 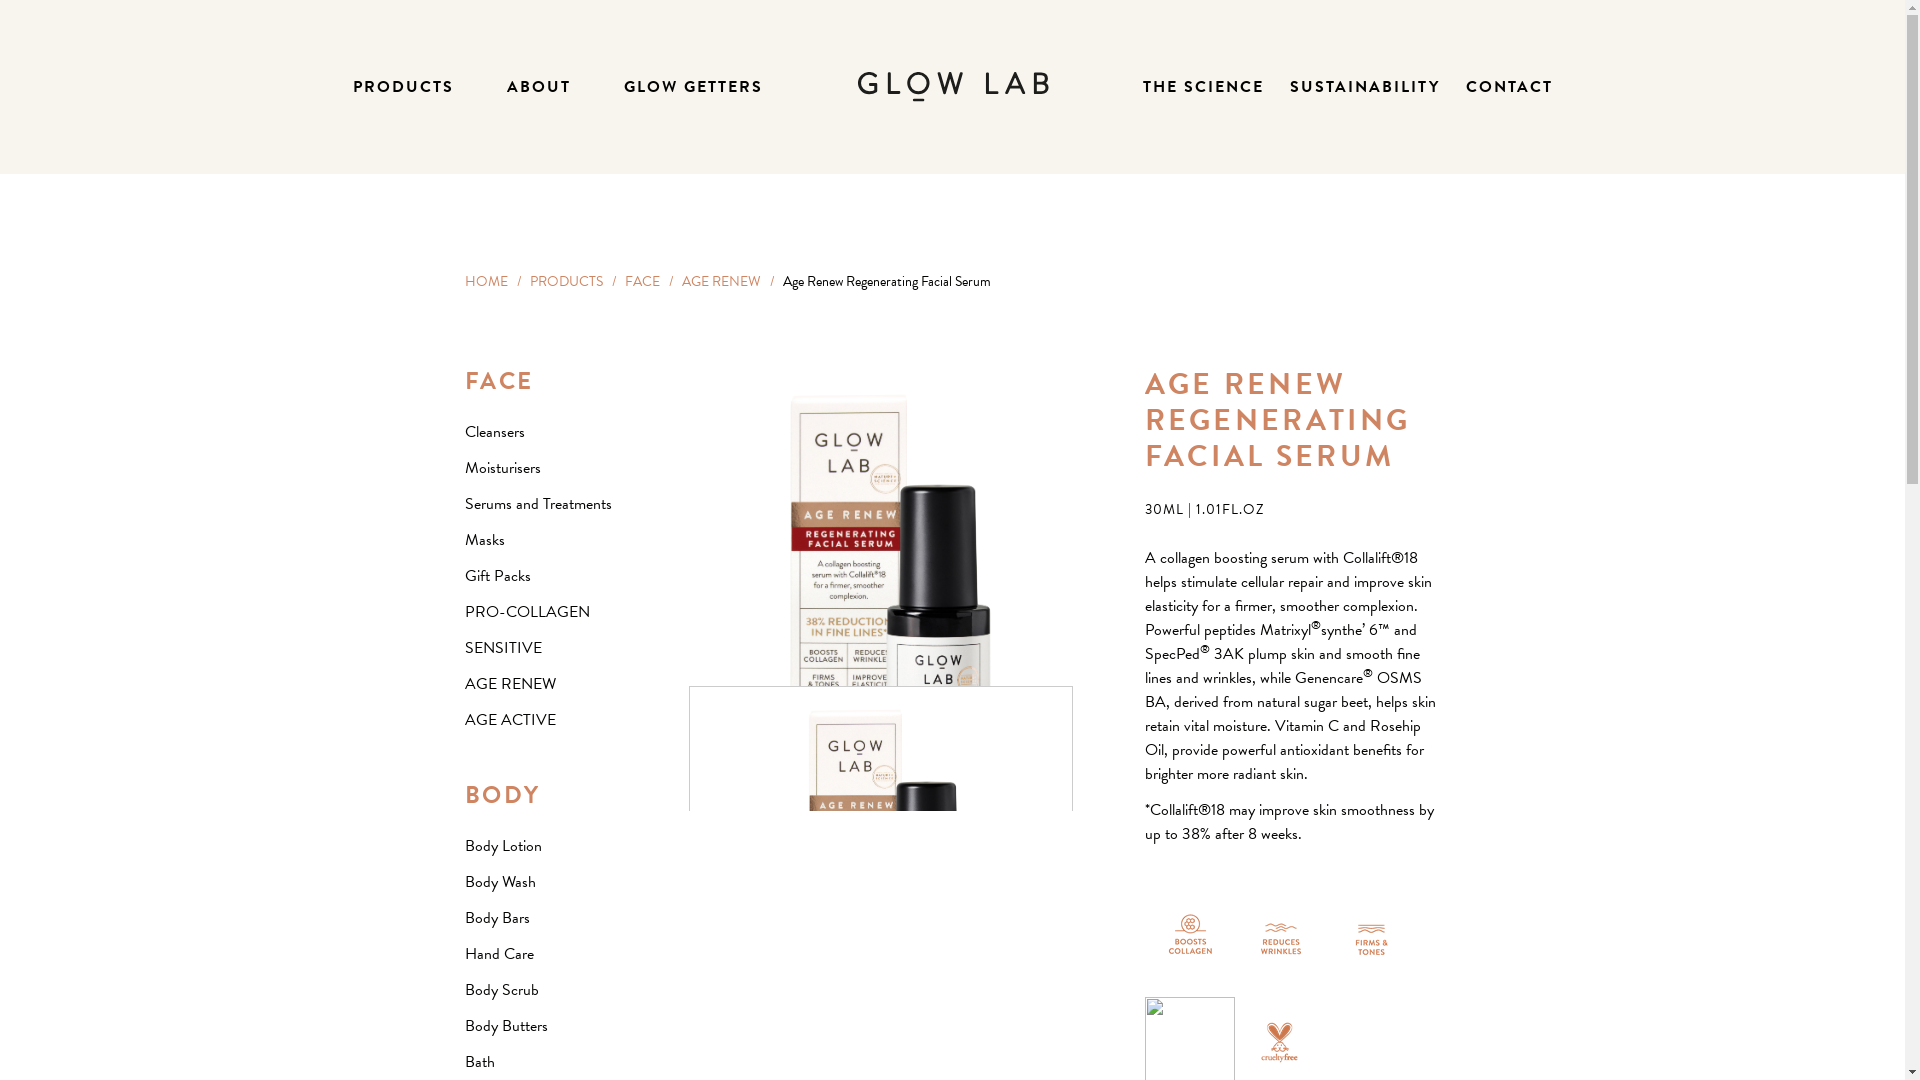 I want to click on 'BODY', so click(x=502, y=793).